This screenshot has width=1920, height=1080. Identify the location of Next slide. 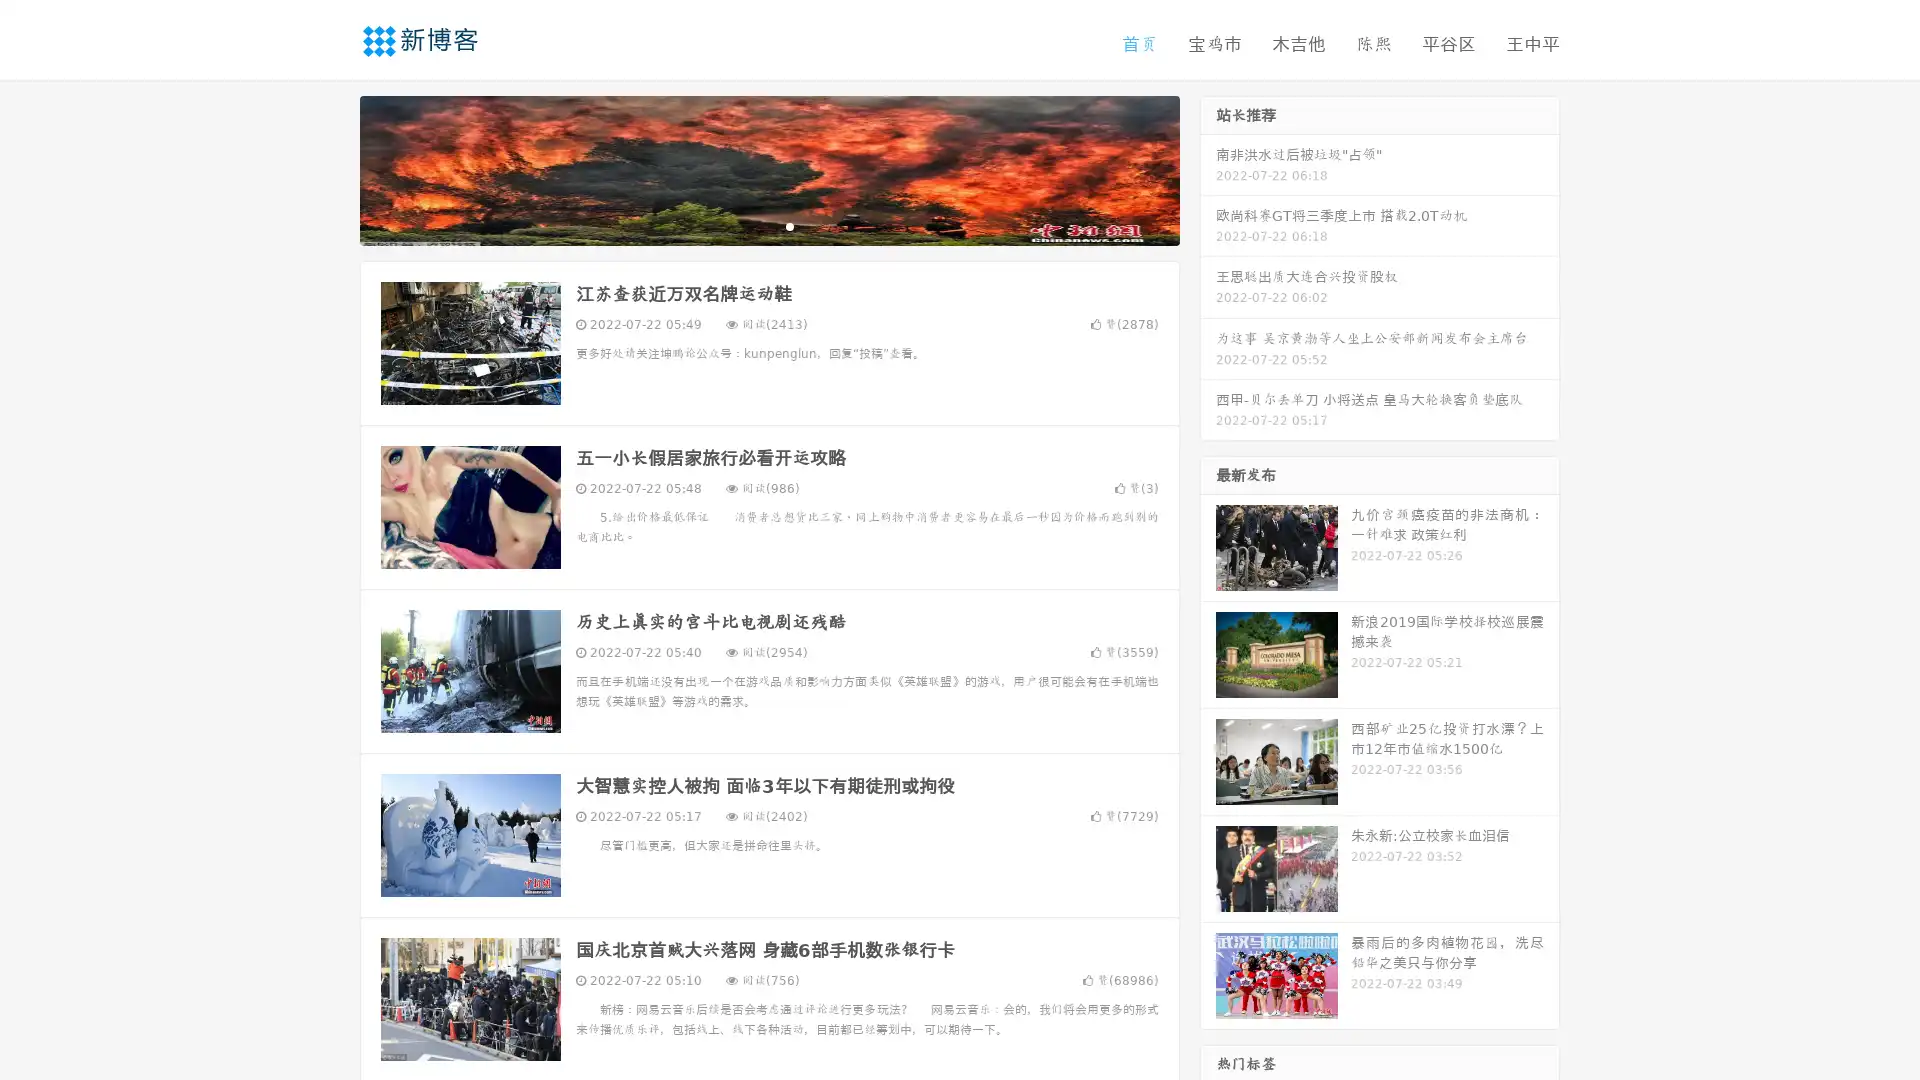
(1208, 168).